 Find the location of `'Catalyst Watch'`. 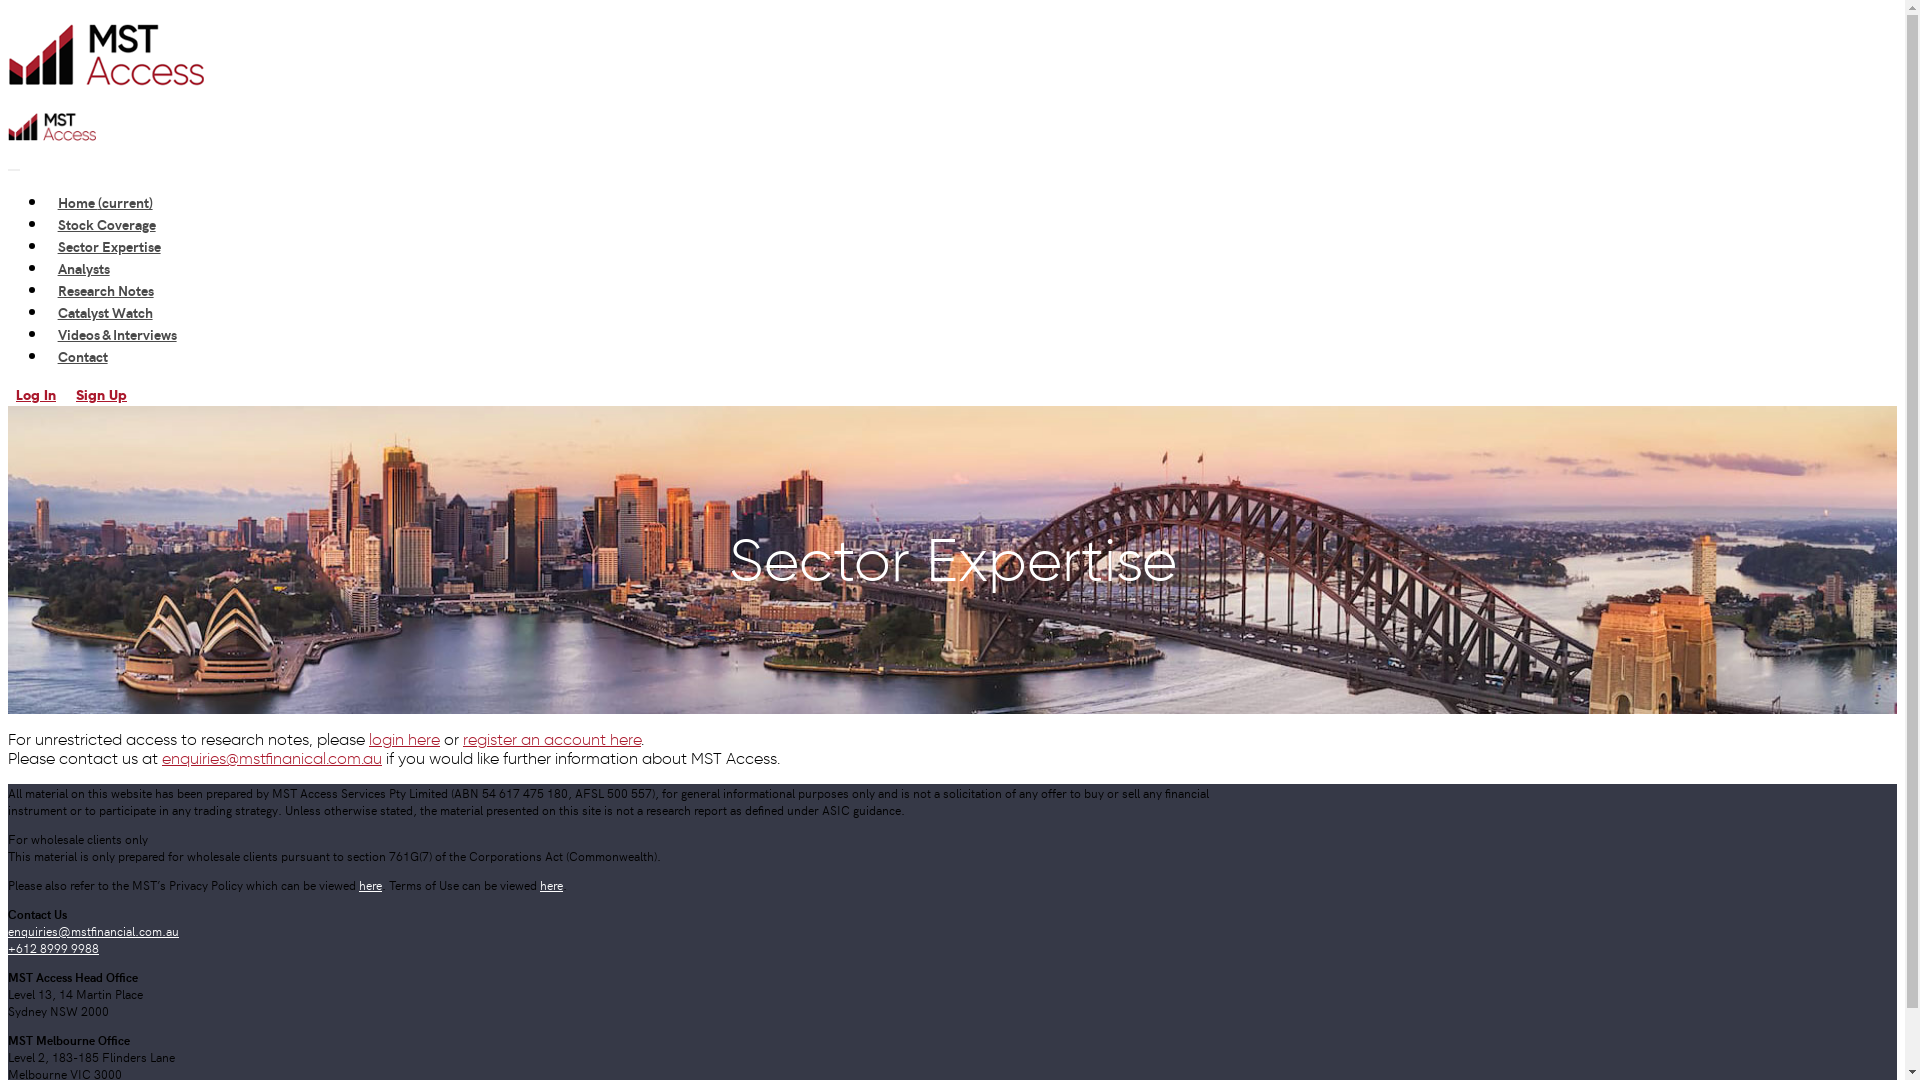

'Catalyst Watch' is located at coordinates (104, 312).